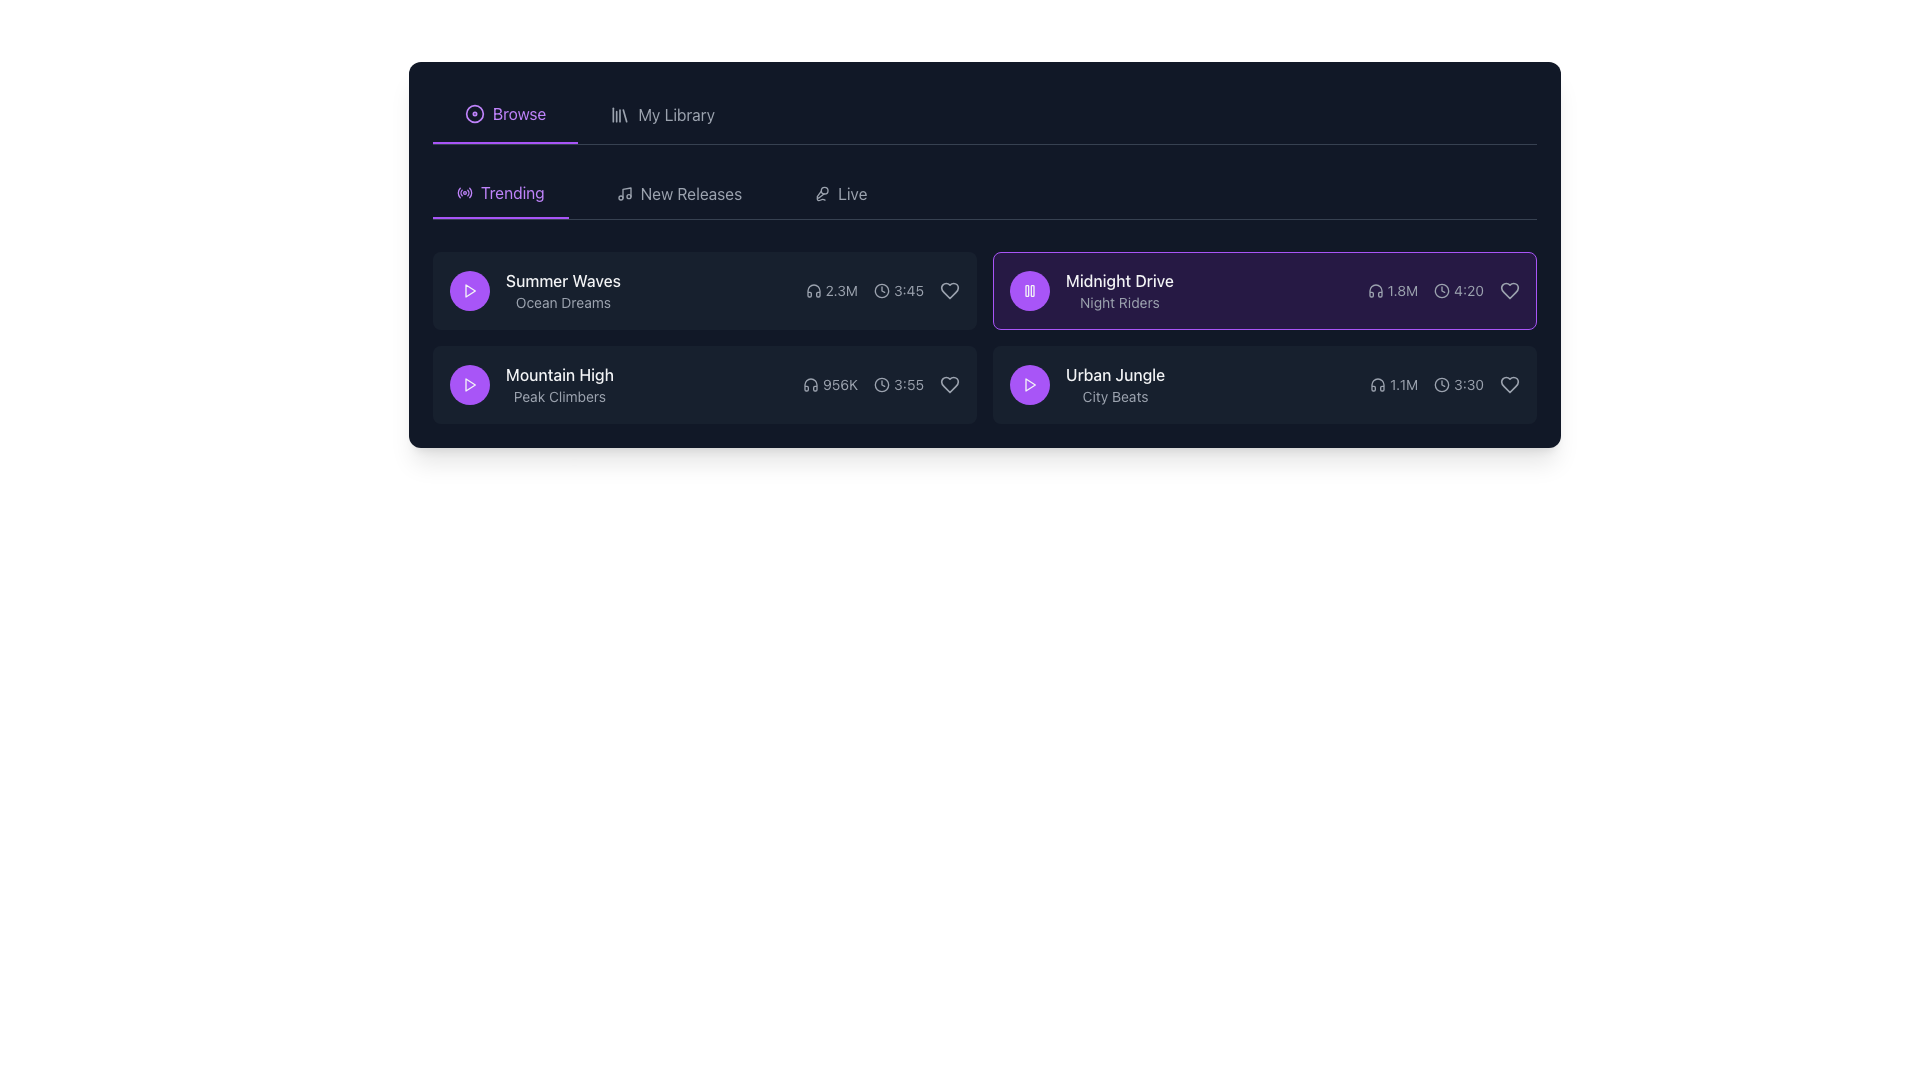 Image resolution: width=1920 pixels, height=1080 pixels. What do you see at coordinates (949, 290) in the screenshot?
I see `the favorite button located` at bounding box center [949, 290].